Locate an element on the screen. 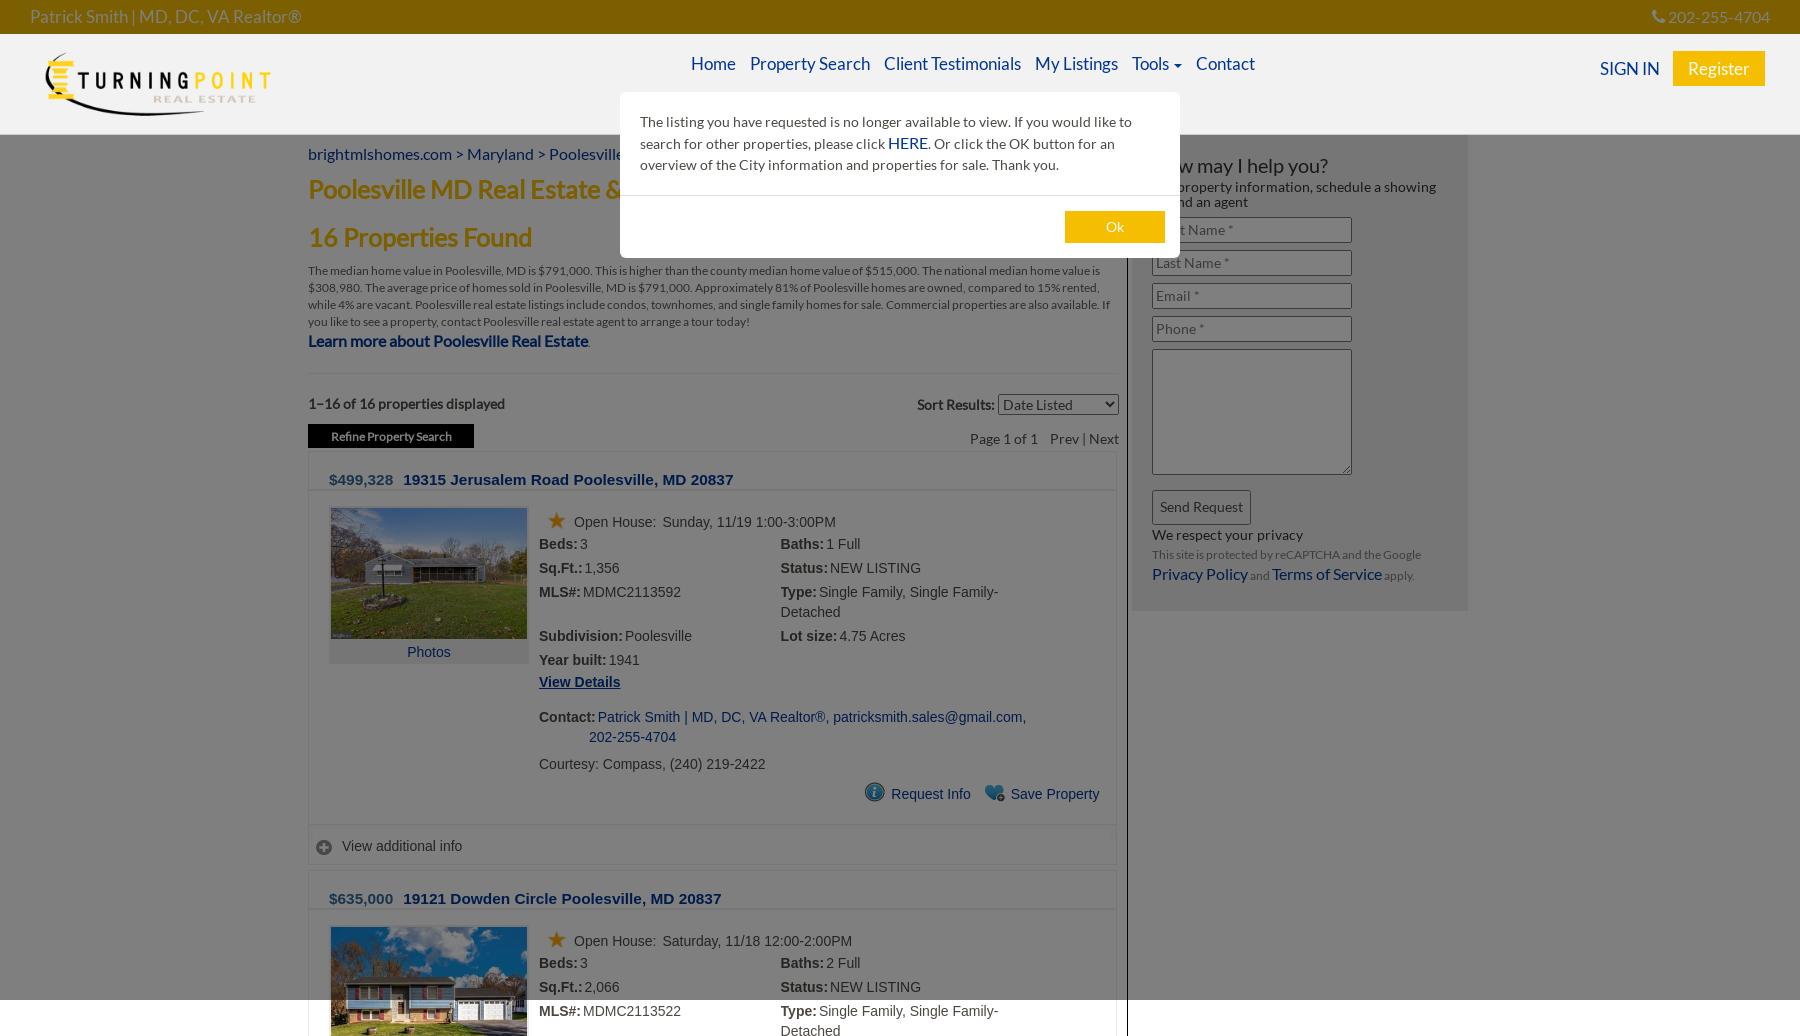 The height and width of the screenshot is (1036, 1800). 'The median home value in Poolesville, MD is $' is located at coordinates (426, 269).